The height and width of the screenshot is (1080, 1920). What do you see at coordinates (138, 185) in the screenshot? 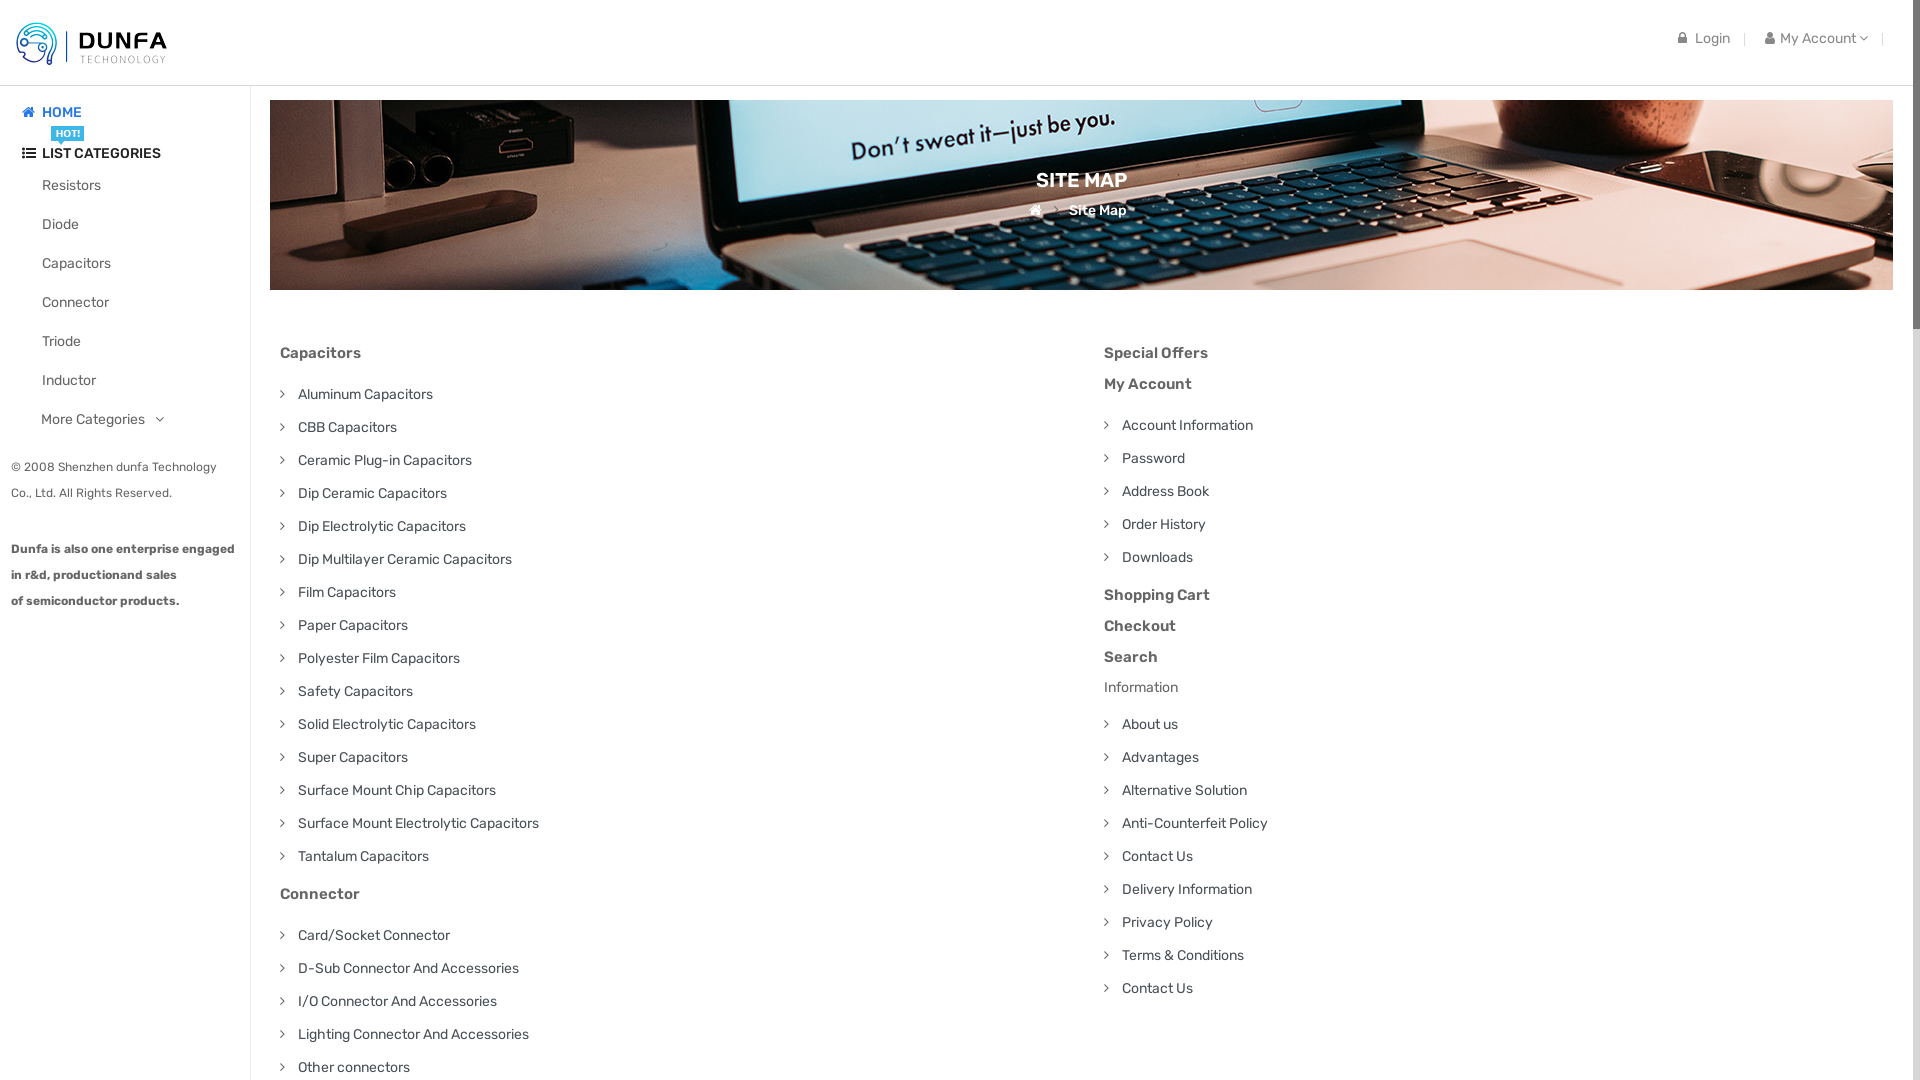
I see `'Resistors'` at bounding box center [138, 185].